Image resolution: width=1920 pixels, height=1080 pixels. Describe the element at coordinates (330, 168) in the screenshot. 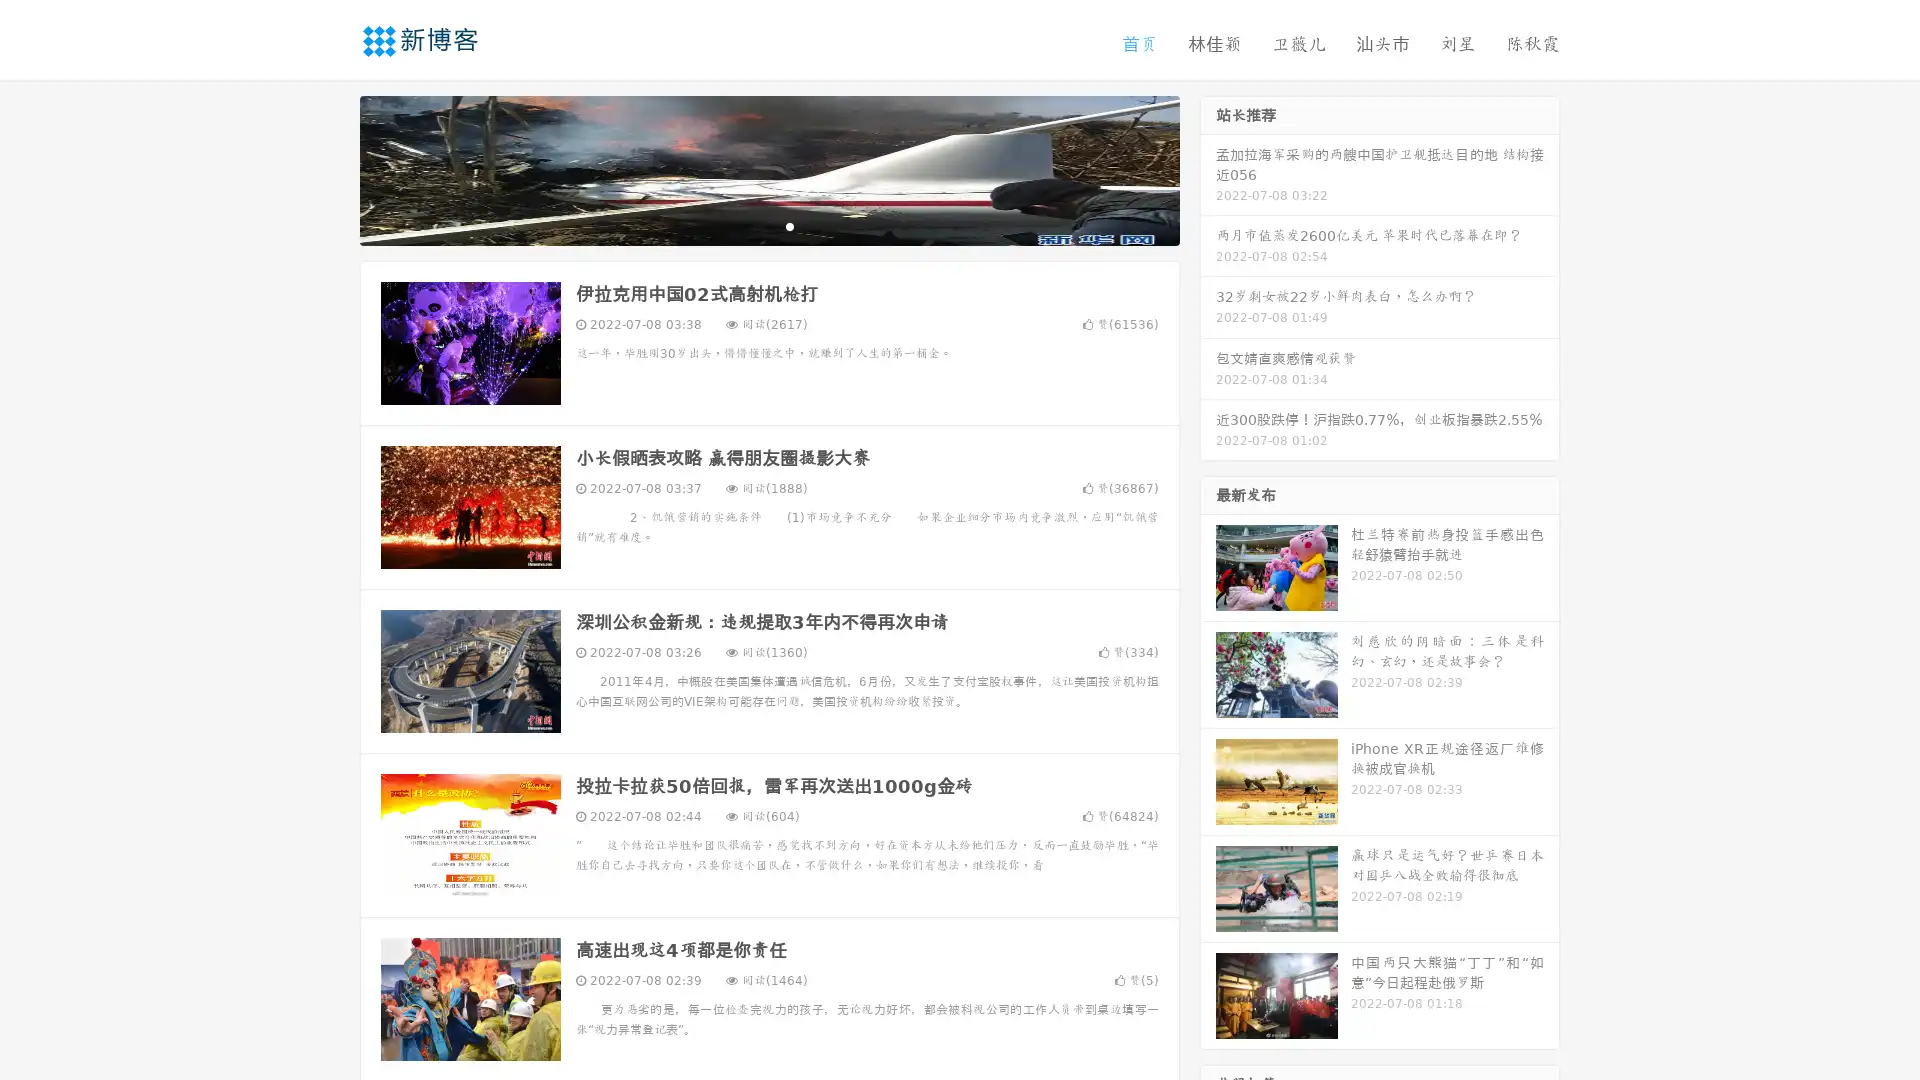

I see `Previous slide` at that location.